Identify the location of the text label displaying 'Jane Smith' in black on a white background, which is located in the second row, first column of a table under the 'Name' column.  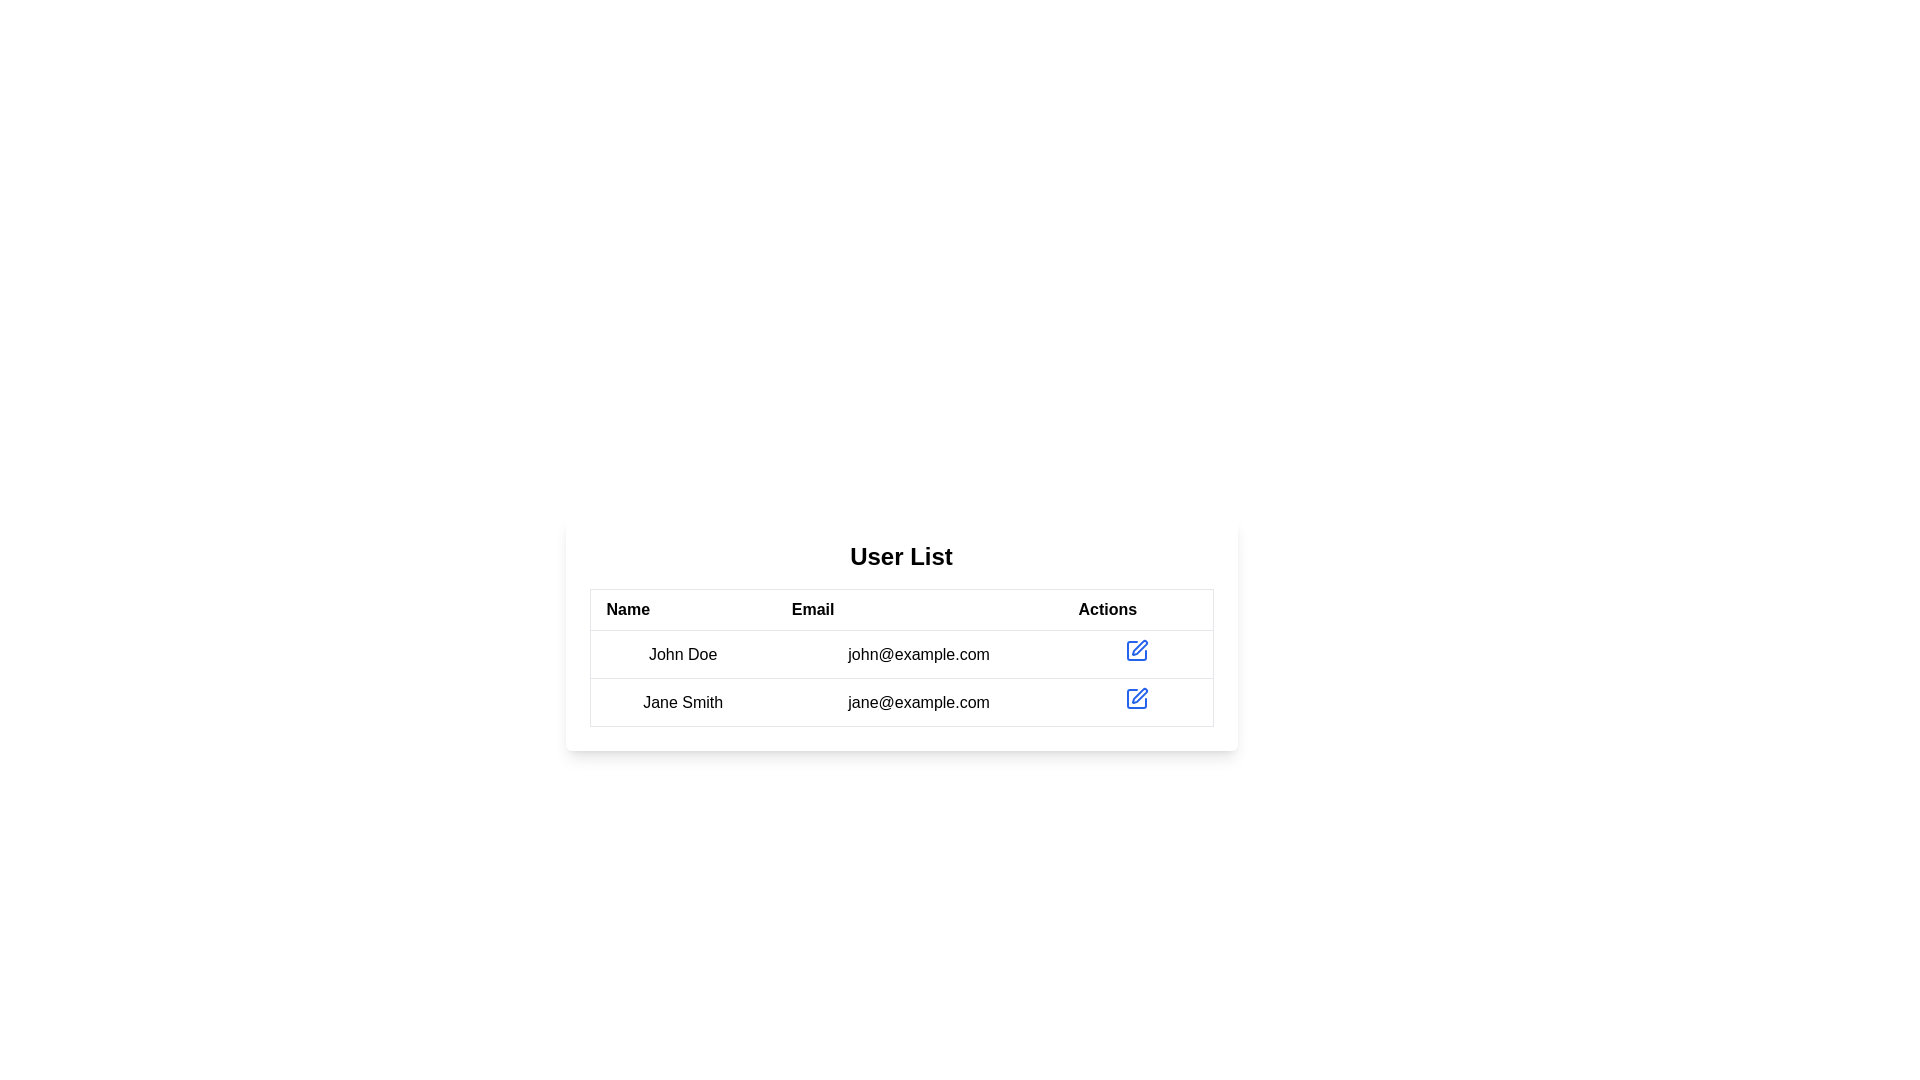
(682, 701).